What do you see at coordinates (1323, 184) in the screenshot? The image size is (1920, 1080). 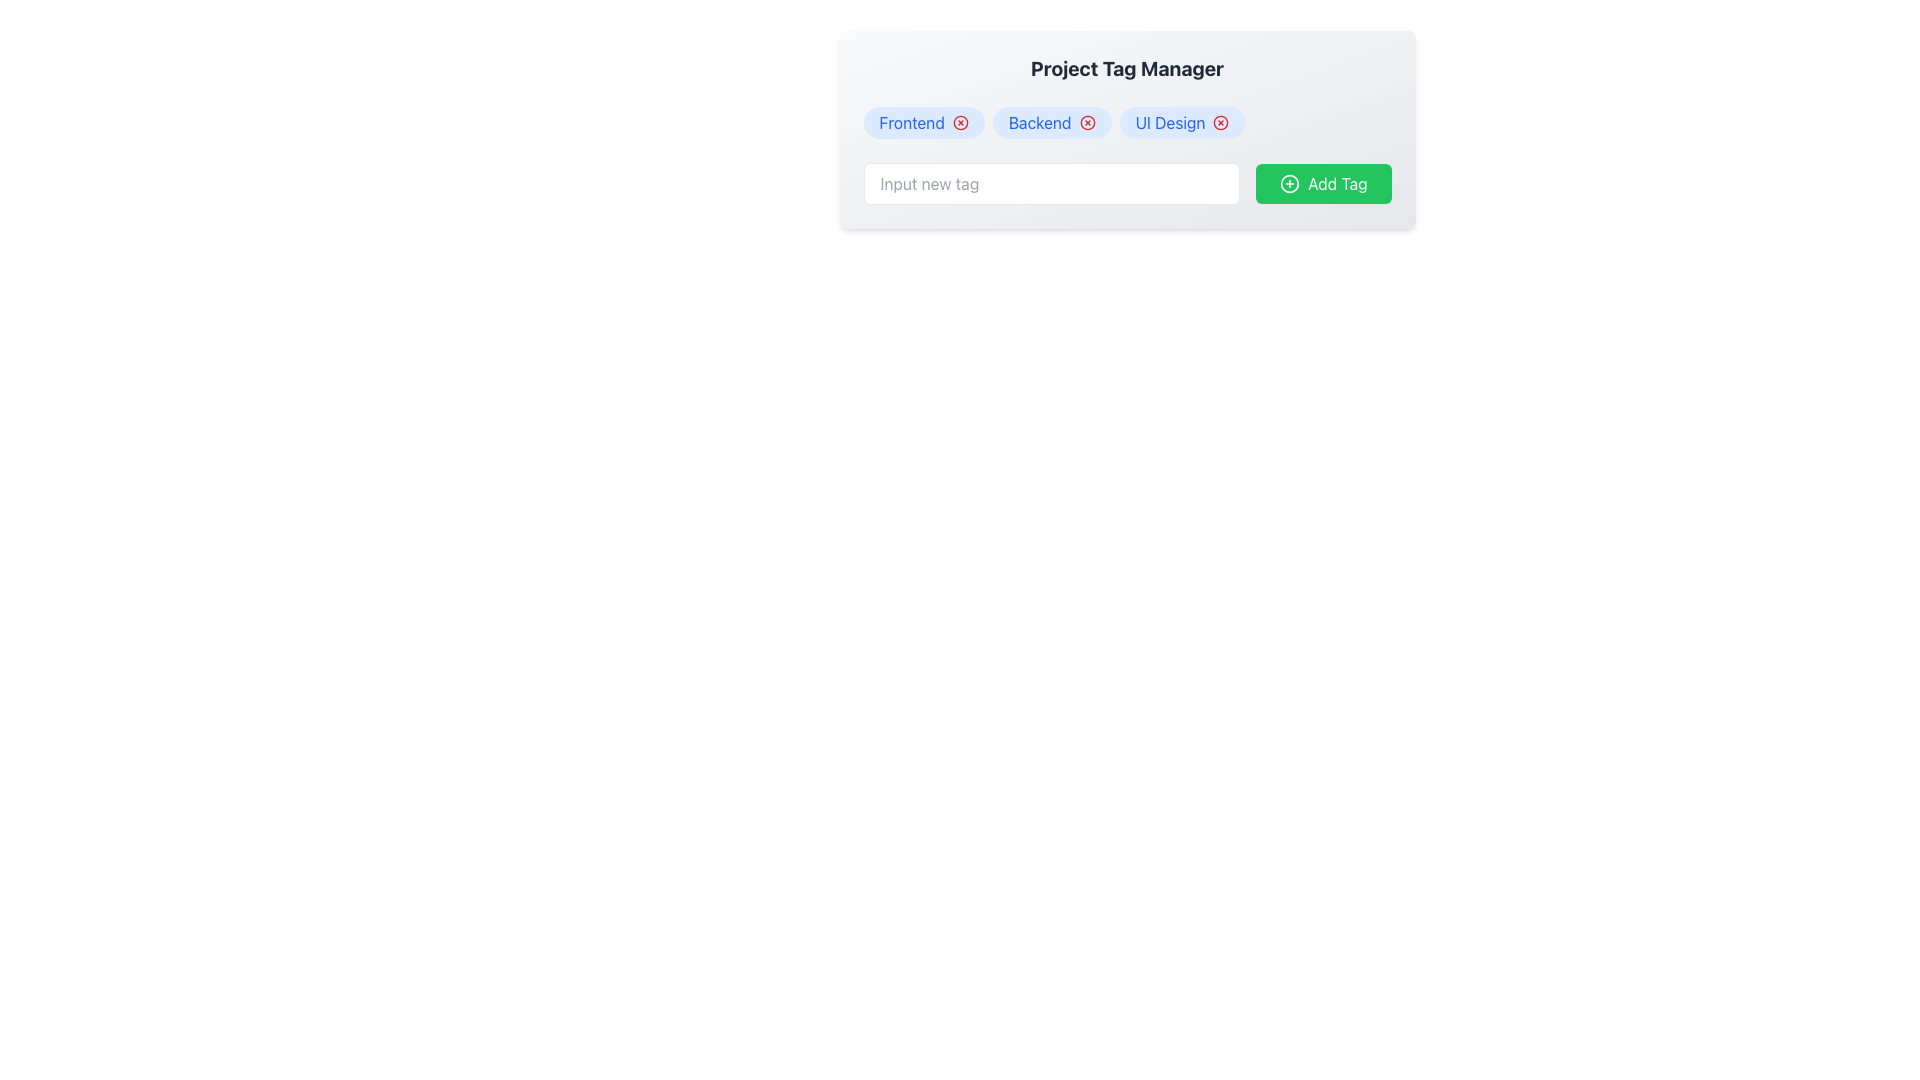 I see `the green 'Add Tag' button with a white plus icon to observe the hover effect` at bounding box center [1323, 184].